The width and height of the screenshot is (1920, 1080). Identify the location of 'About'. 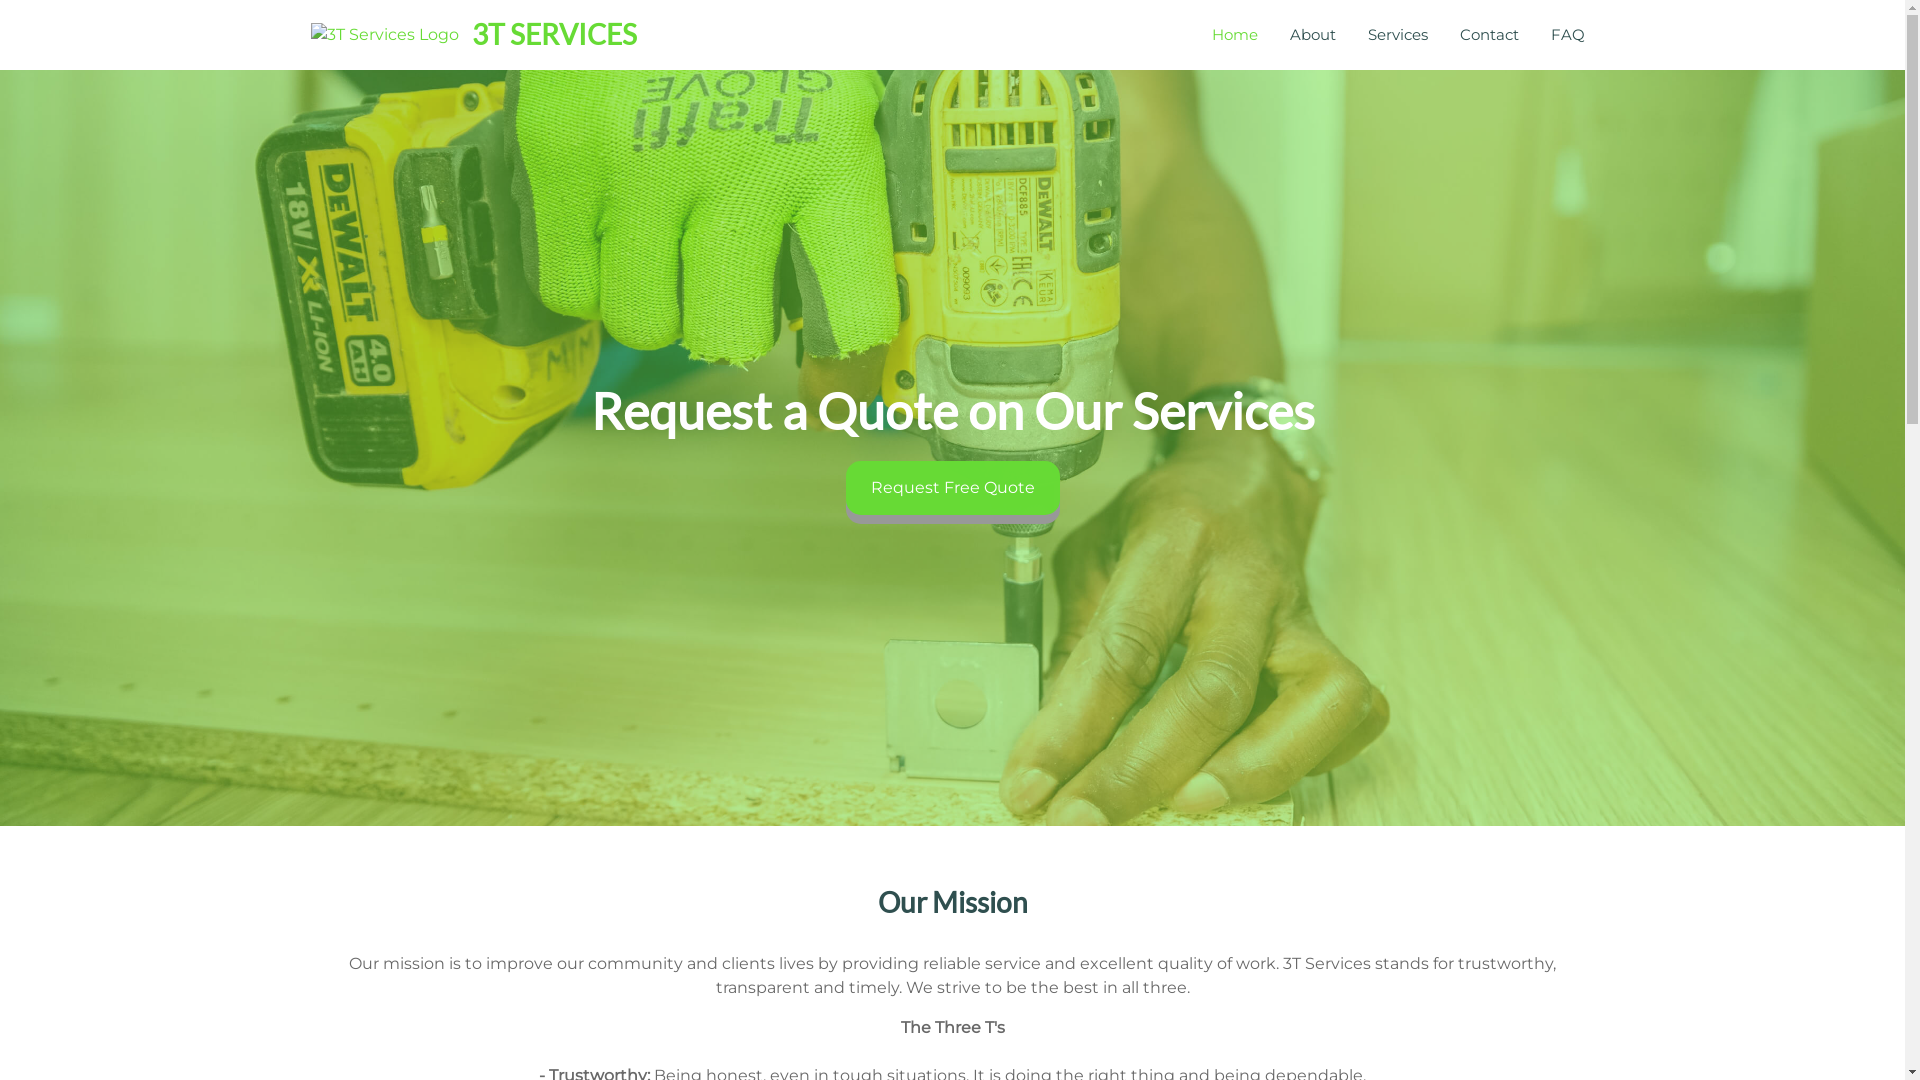
(1313, 35).